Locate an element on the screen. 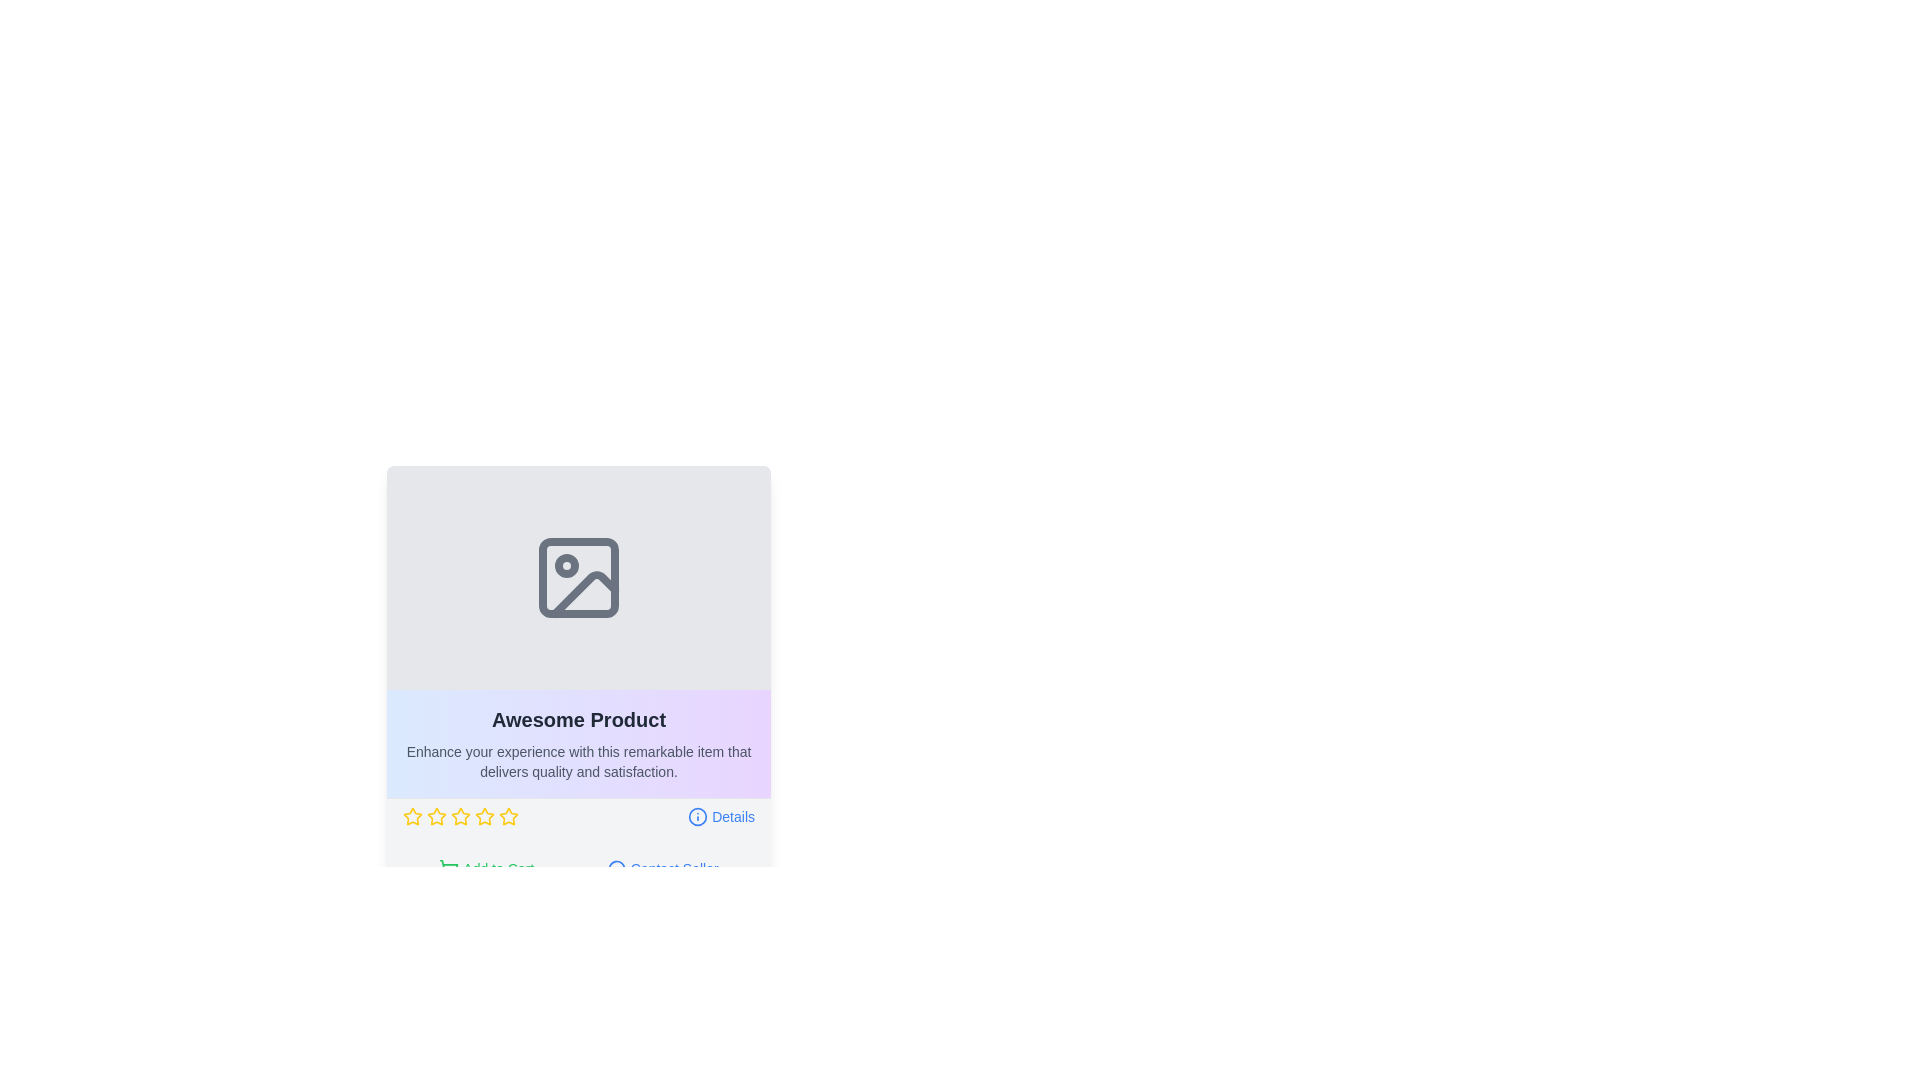  information icon located to the left of the 'Details' label, which has a circular border and a dot in the center is located at coordinates (698, 817).